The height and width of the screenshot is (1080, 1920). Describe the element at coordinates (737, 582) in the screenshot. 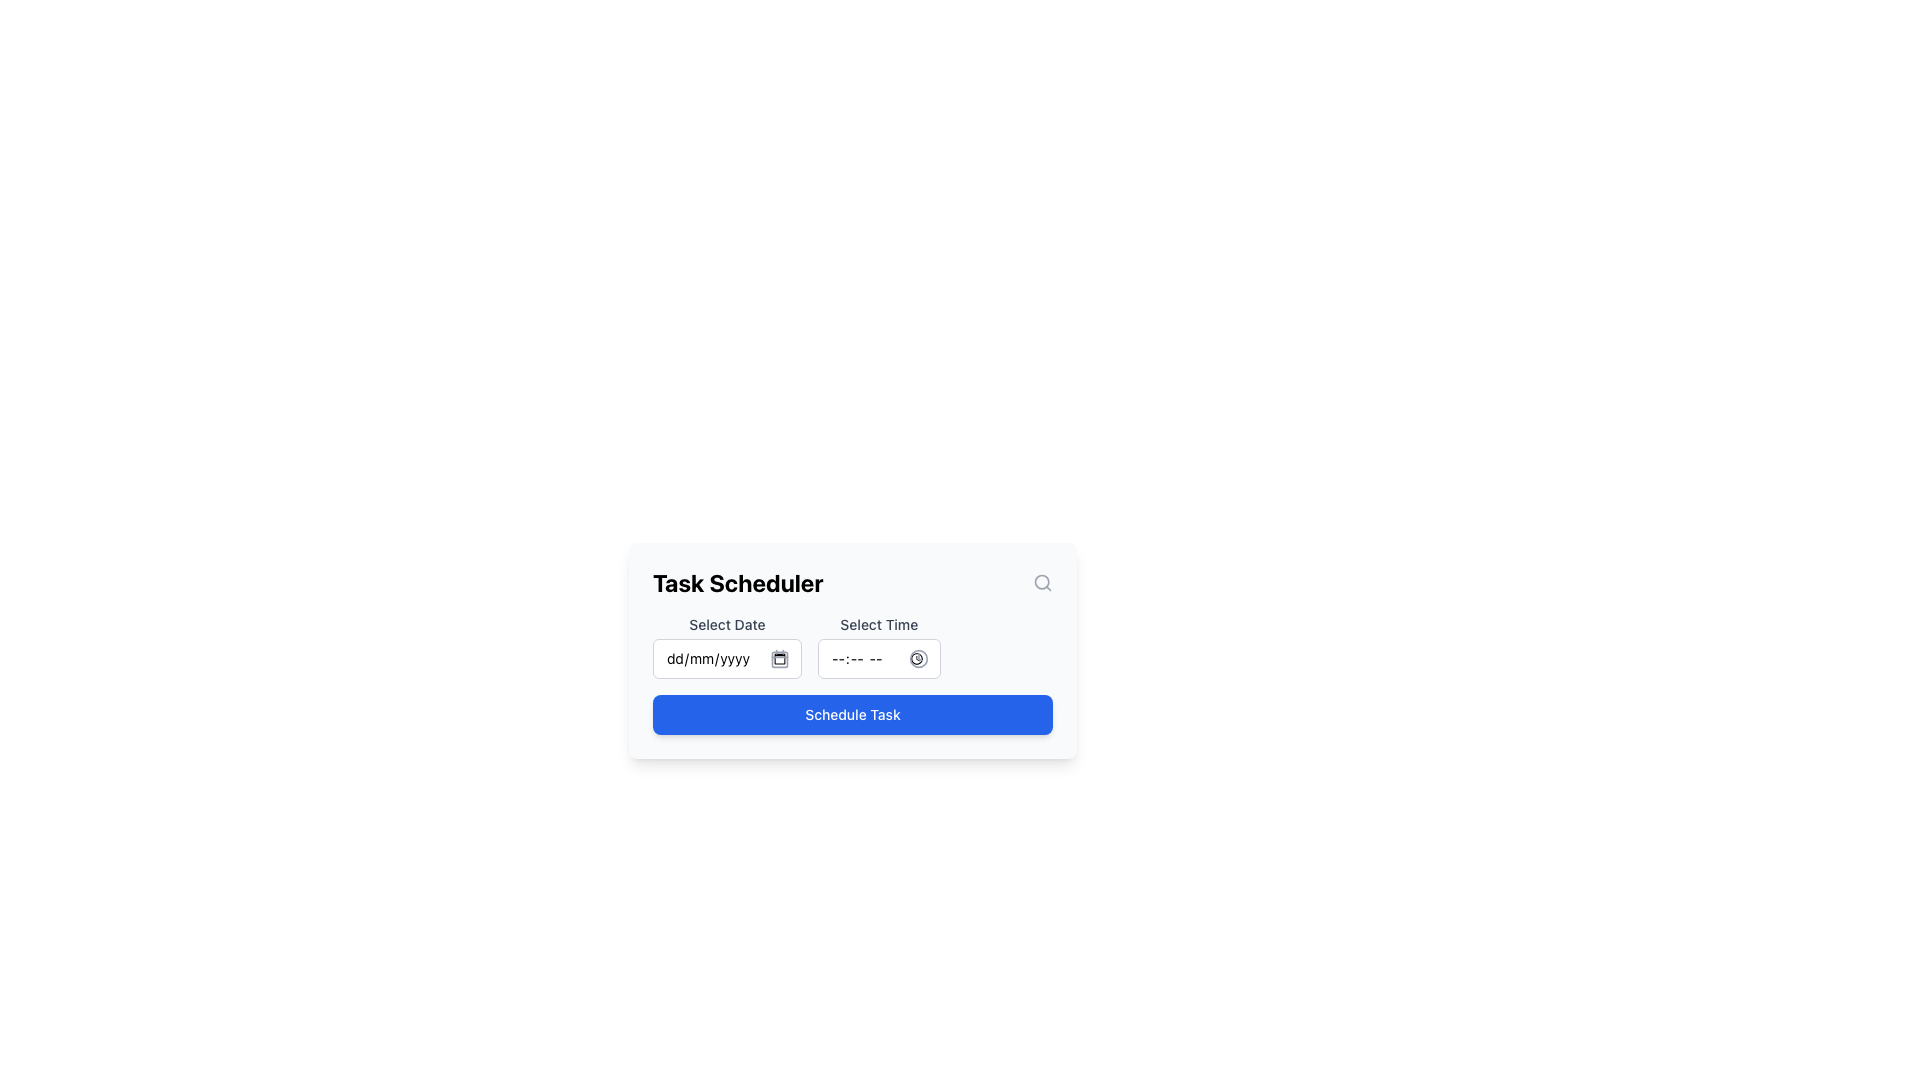

I see `the bold text label displaying 'Task Scheduler' at the top-center of the interface` at that location.